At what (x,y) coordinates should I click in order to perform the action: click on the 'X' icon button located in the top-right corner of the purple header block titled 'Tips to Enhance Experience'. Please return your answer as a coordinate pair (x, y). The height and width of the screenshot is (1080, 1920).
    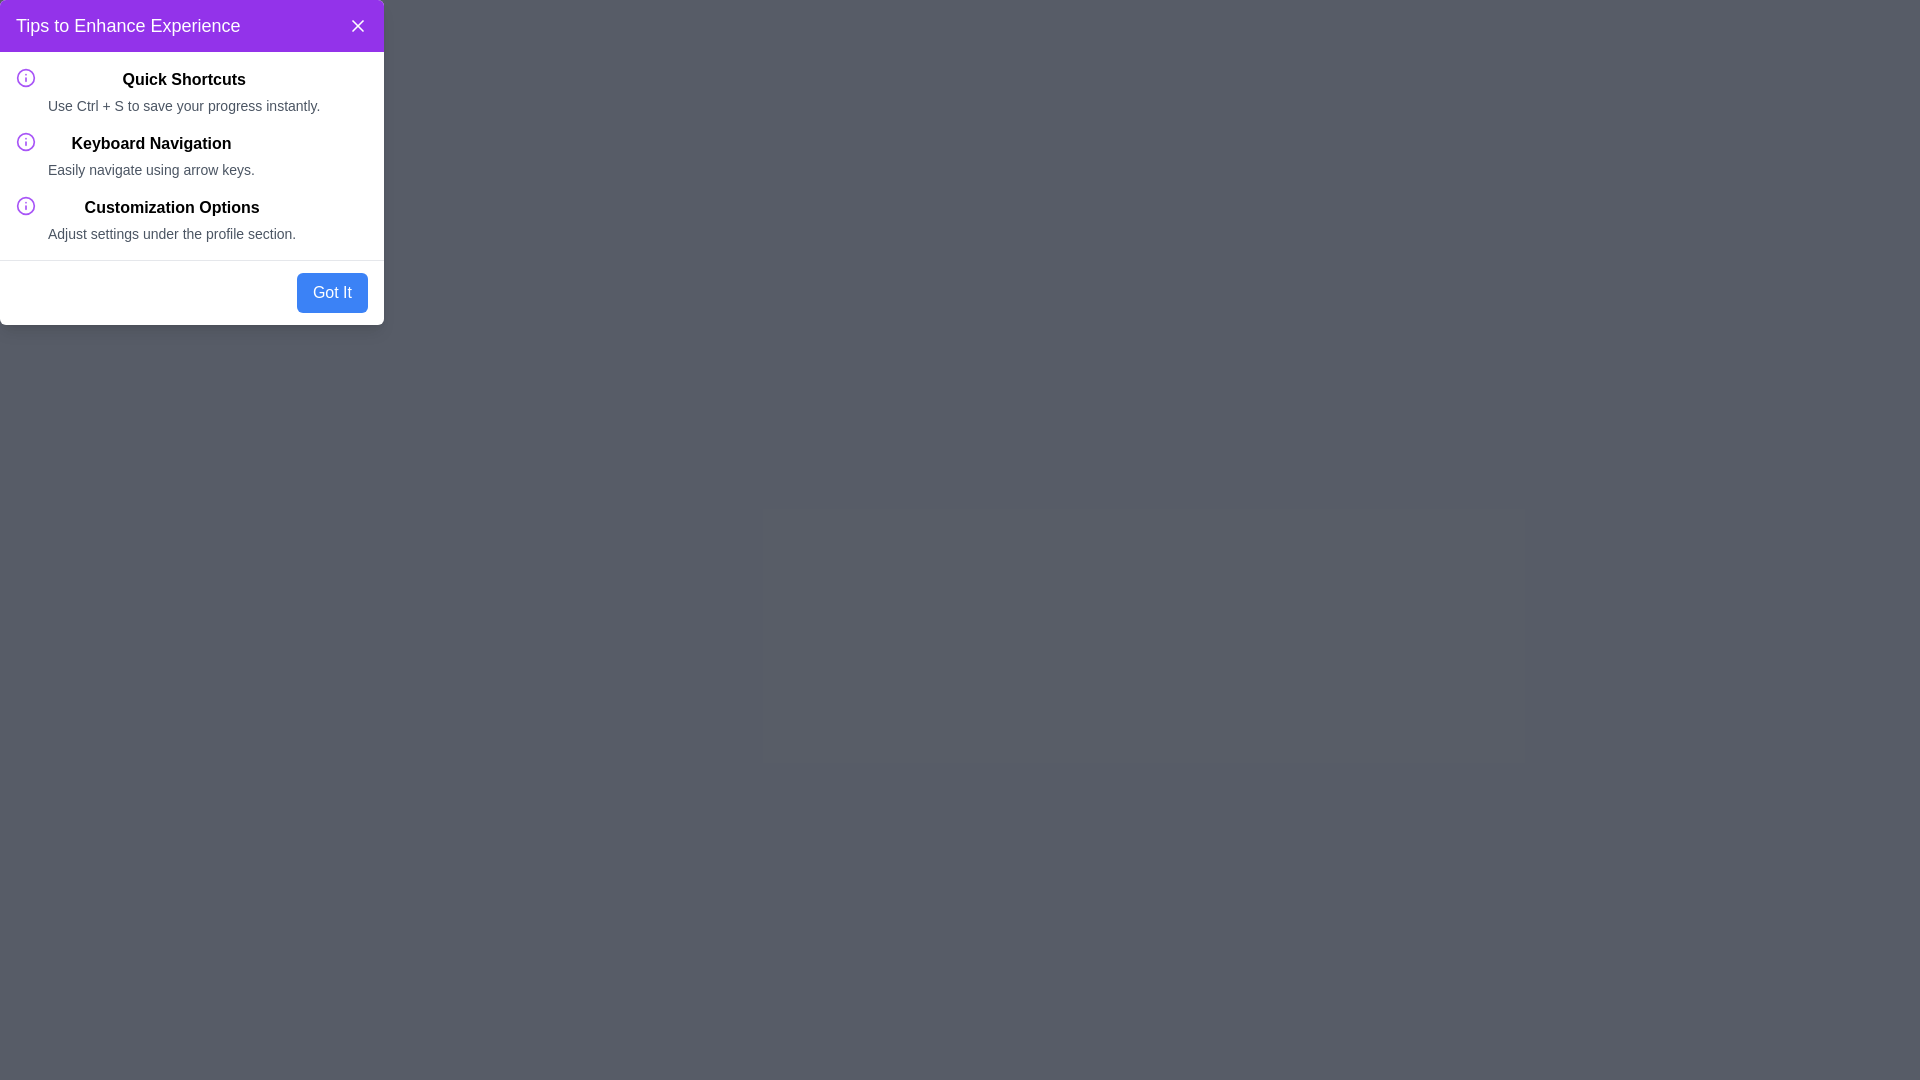
    Looking at the image, I should click on (358, 26).